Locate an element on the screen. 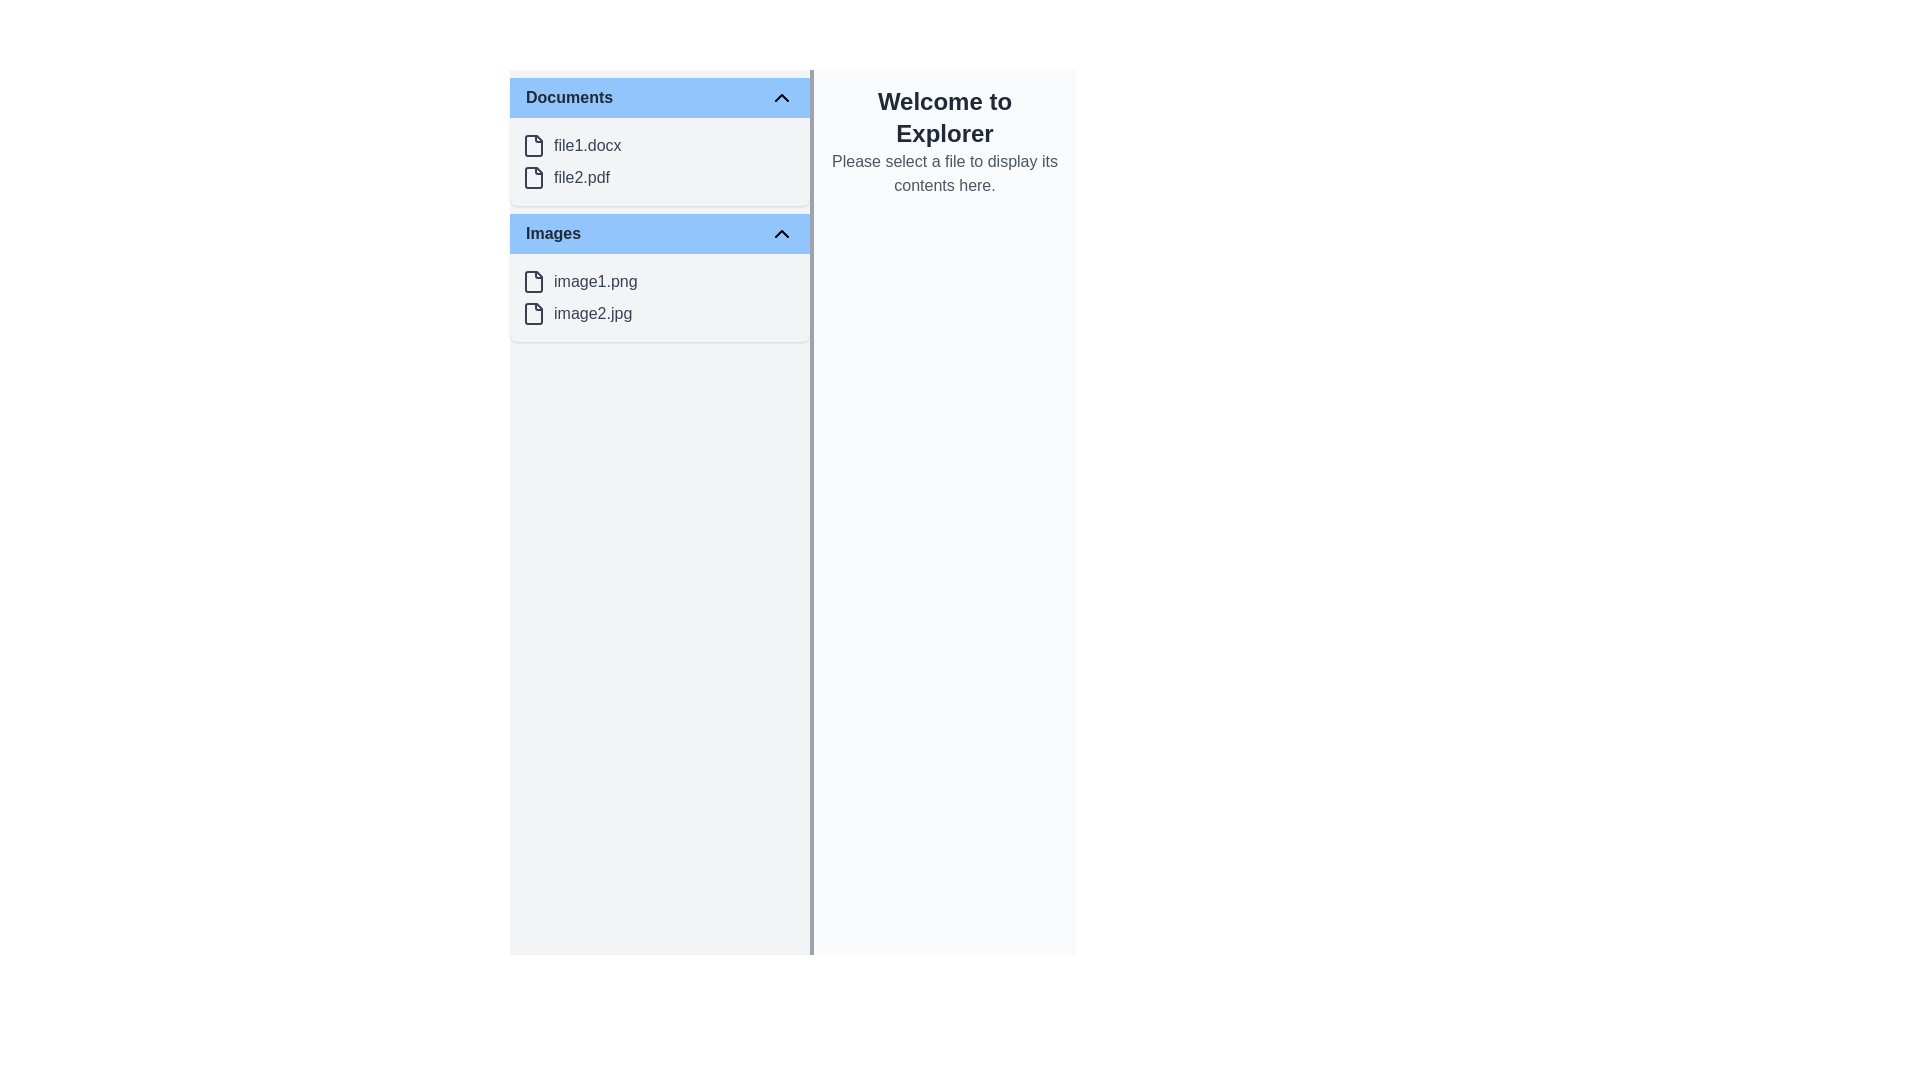  the file icon in the 'Images' section, which is styled with a minimalistic design and is located to the left of the 'image2.jpg' text is located at coordinates (533, 313).